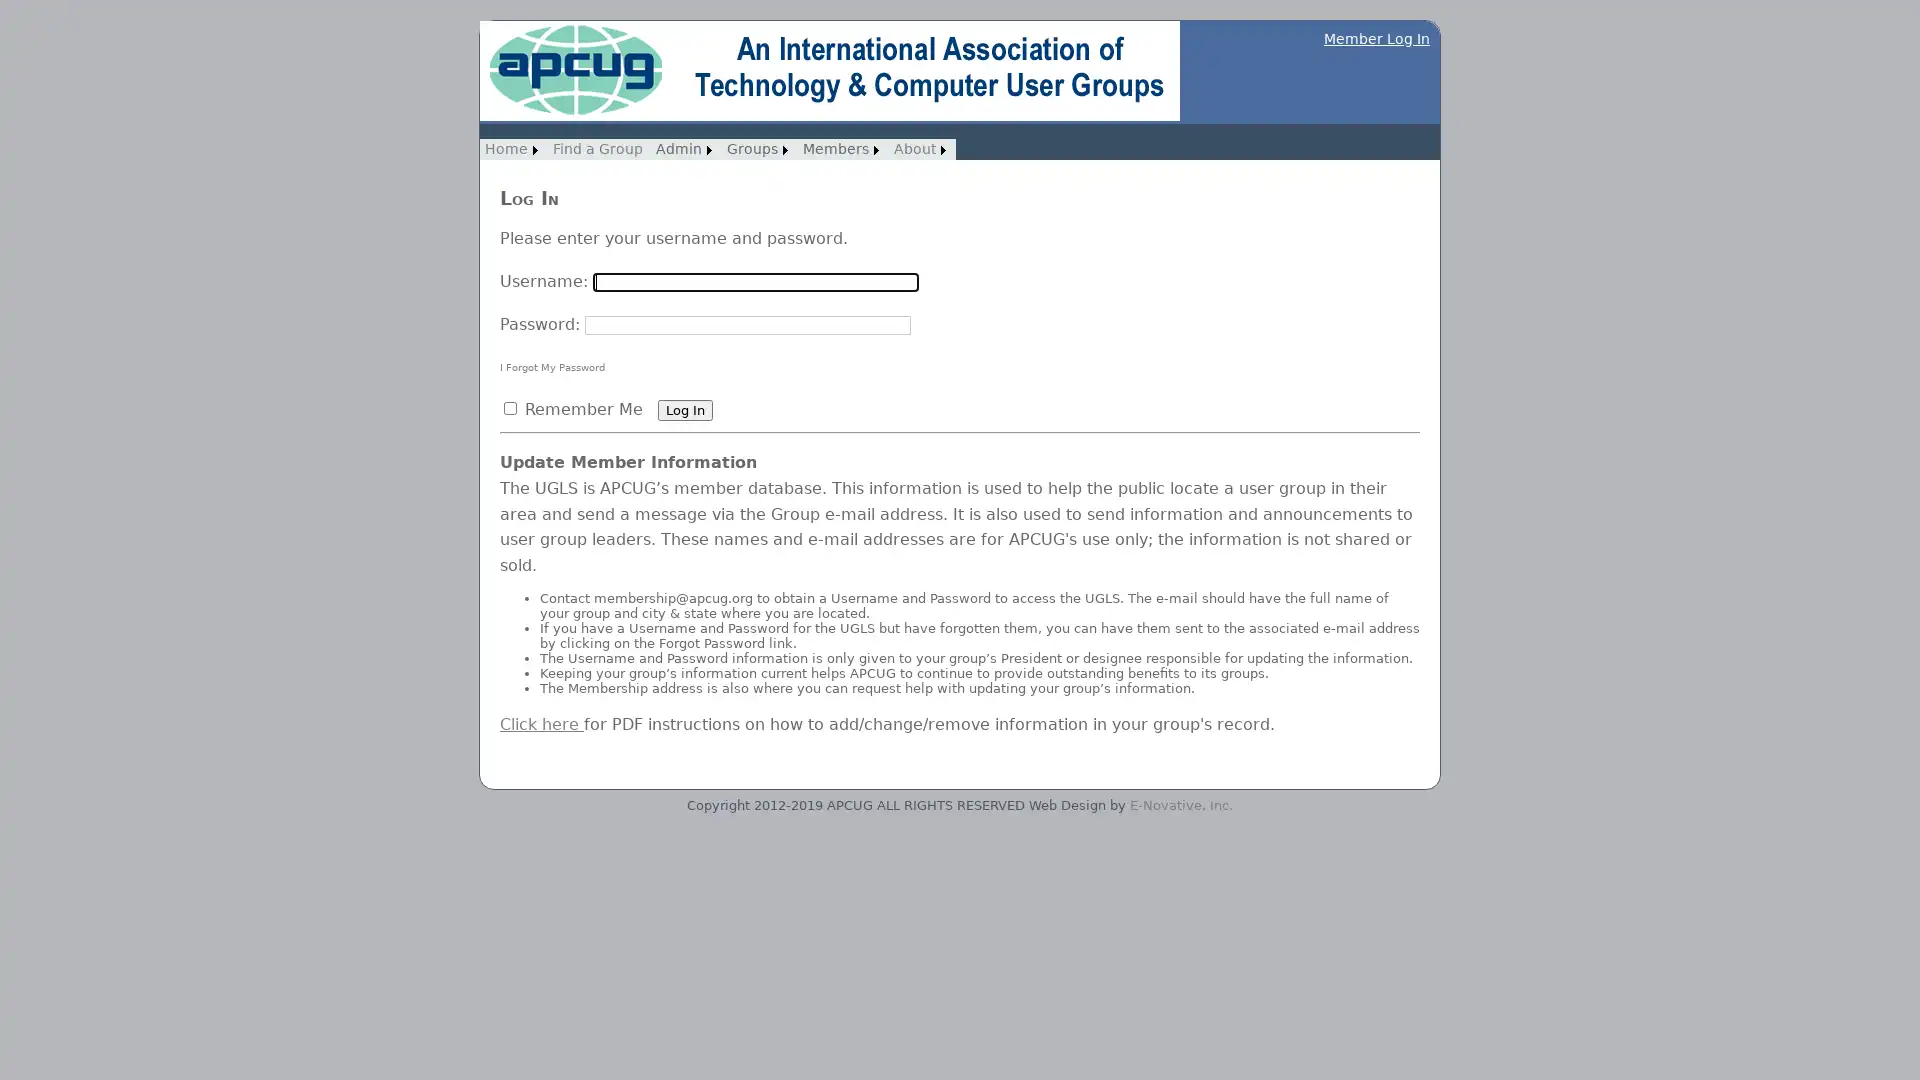  What do you see at coordinates (685, 408) in the screenshot?
I see `Log In` at bounding box center [685, 408].